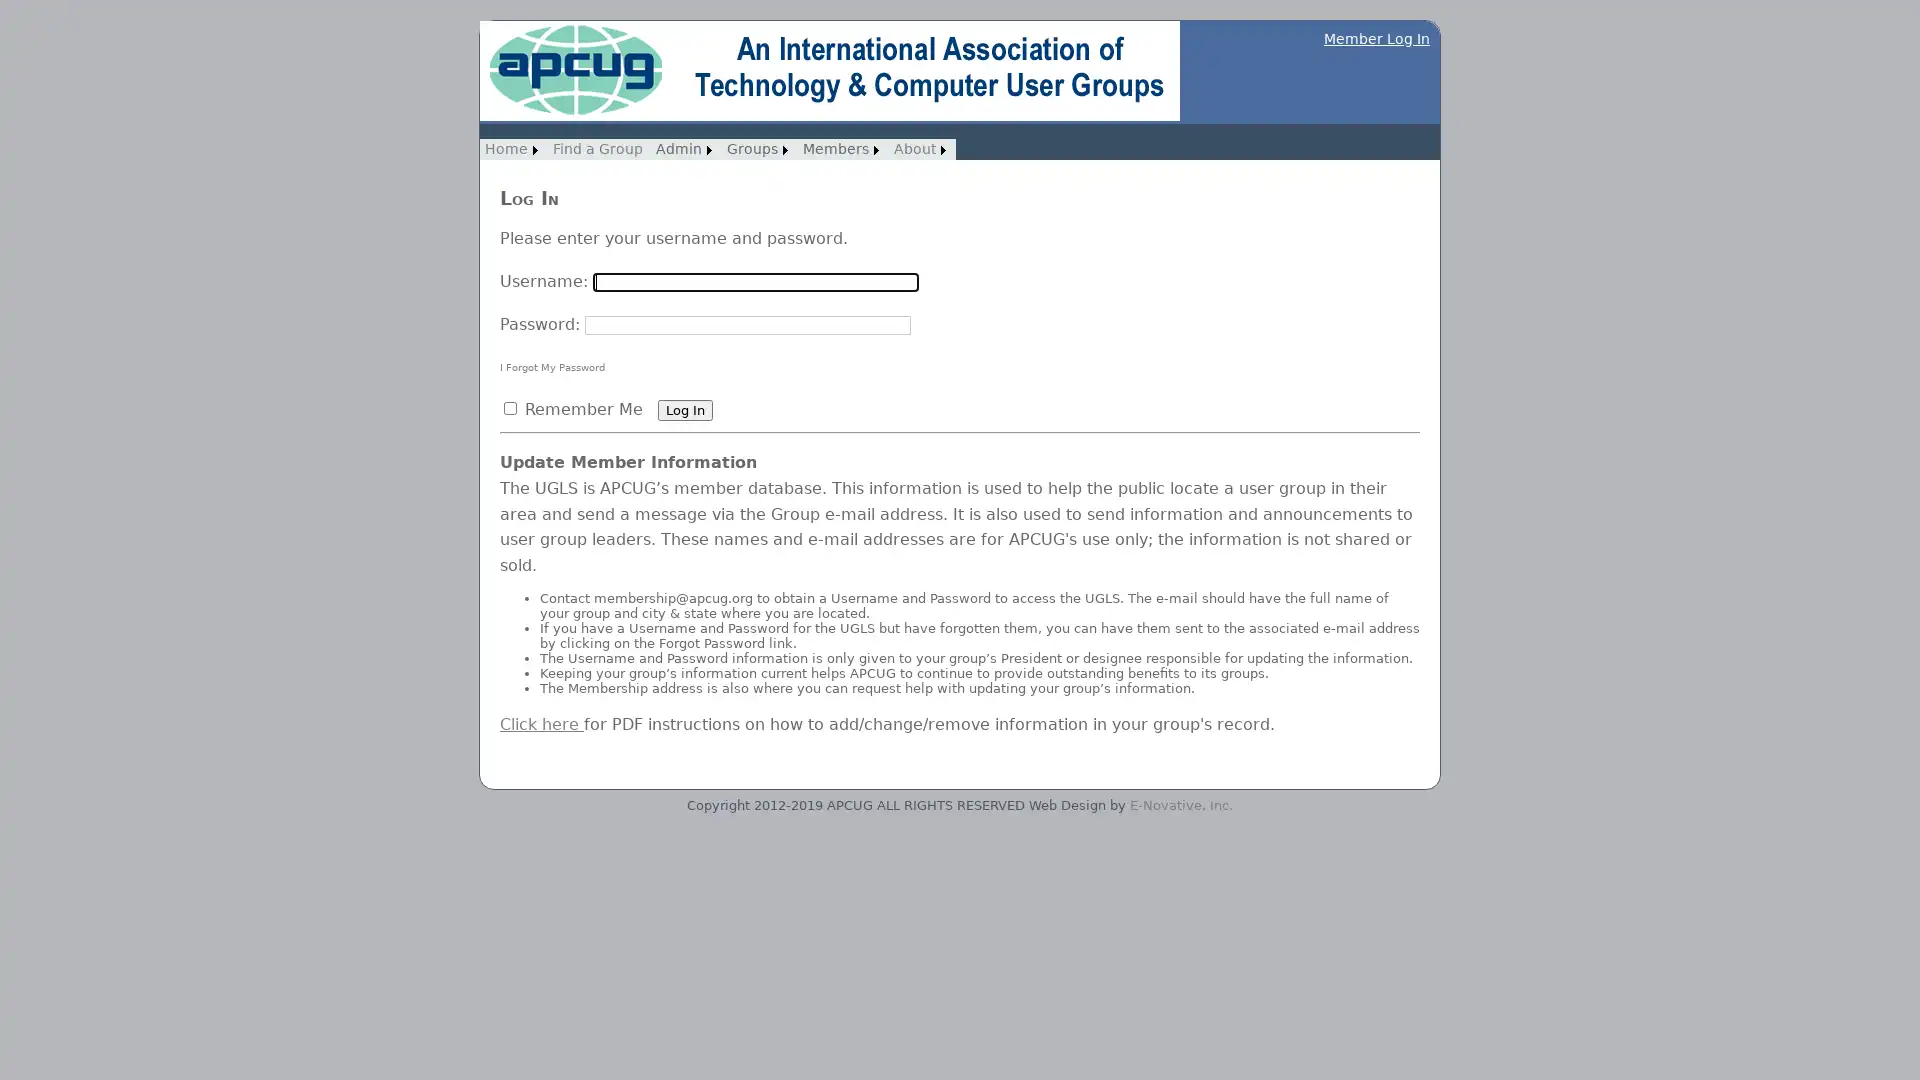  What do you see at coordinates (685, 408) in the screenshot?
I see `Log In` at bounding box center [685, 408].